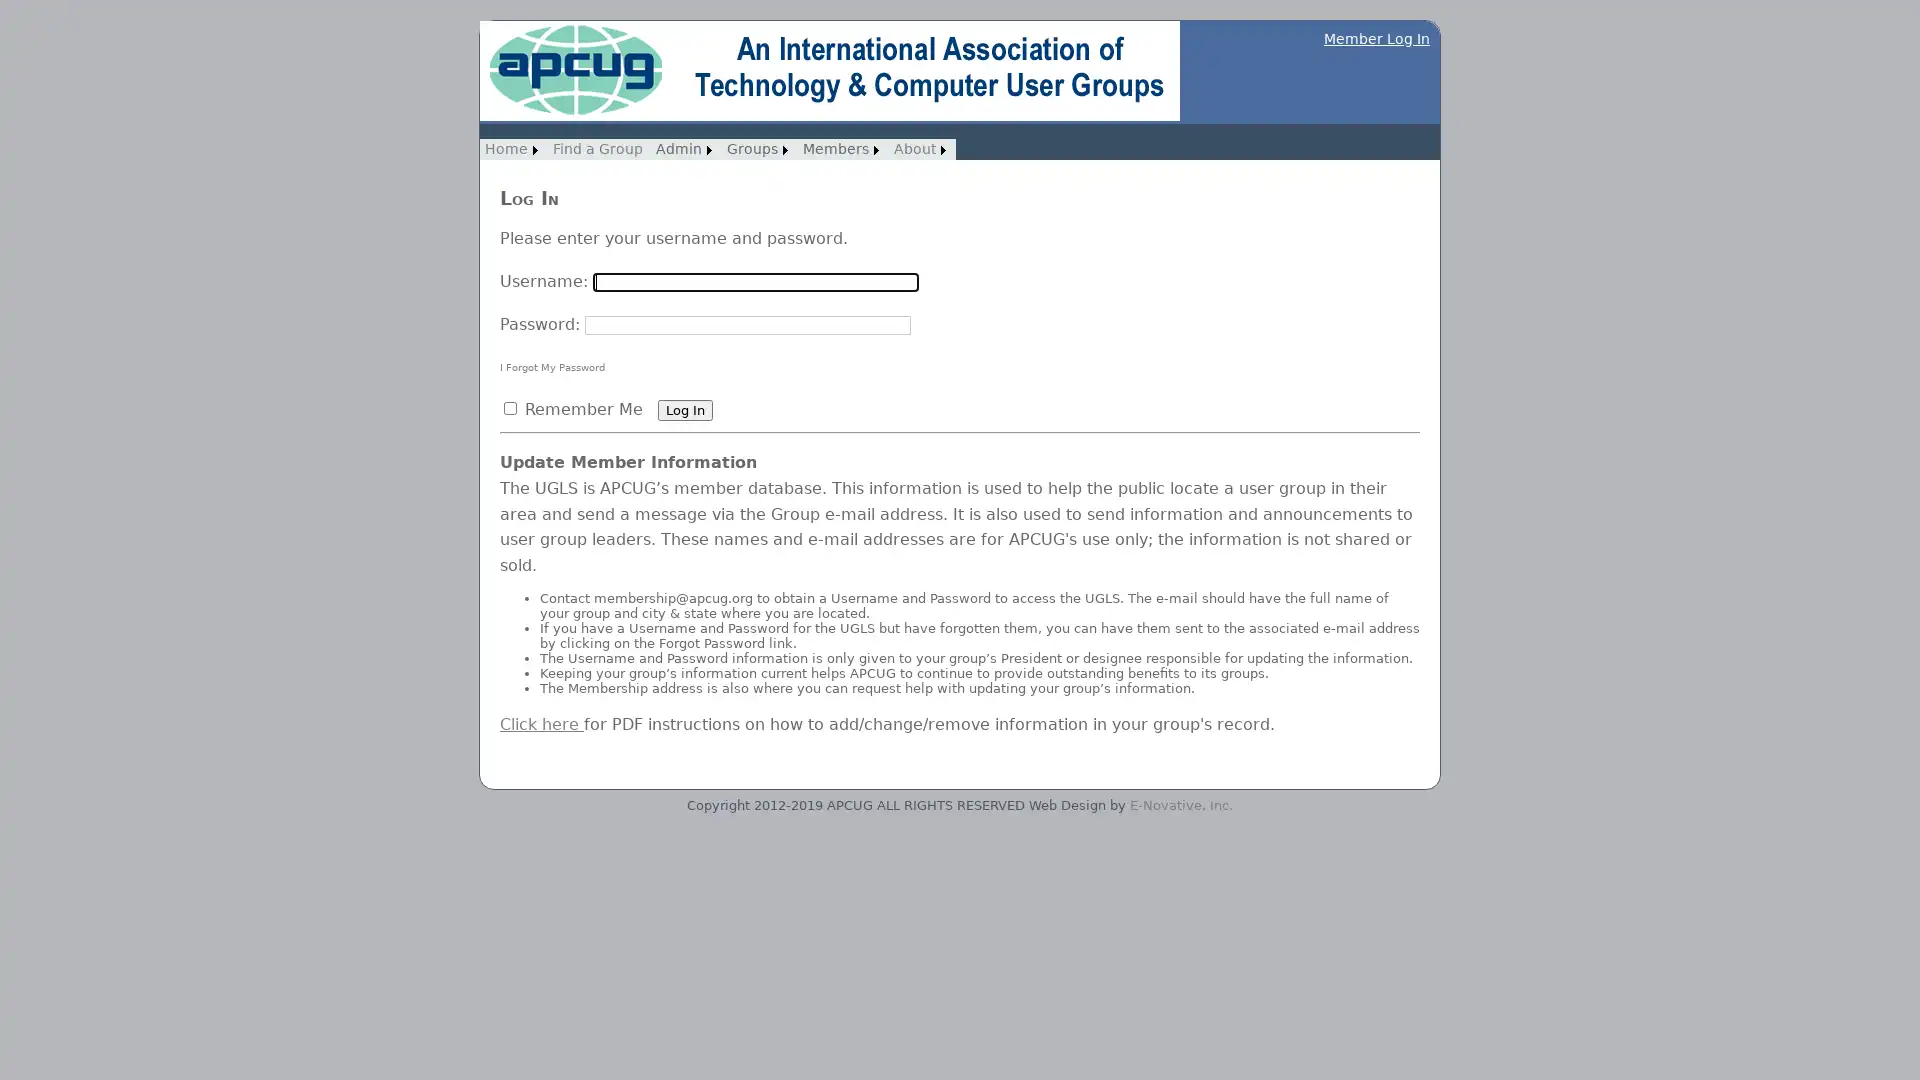  What do you see at coordinates (685, 408) in the screenshot?
I see `Log In` at bounding box center [685, 408].